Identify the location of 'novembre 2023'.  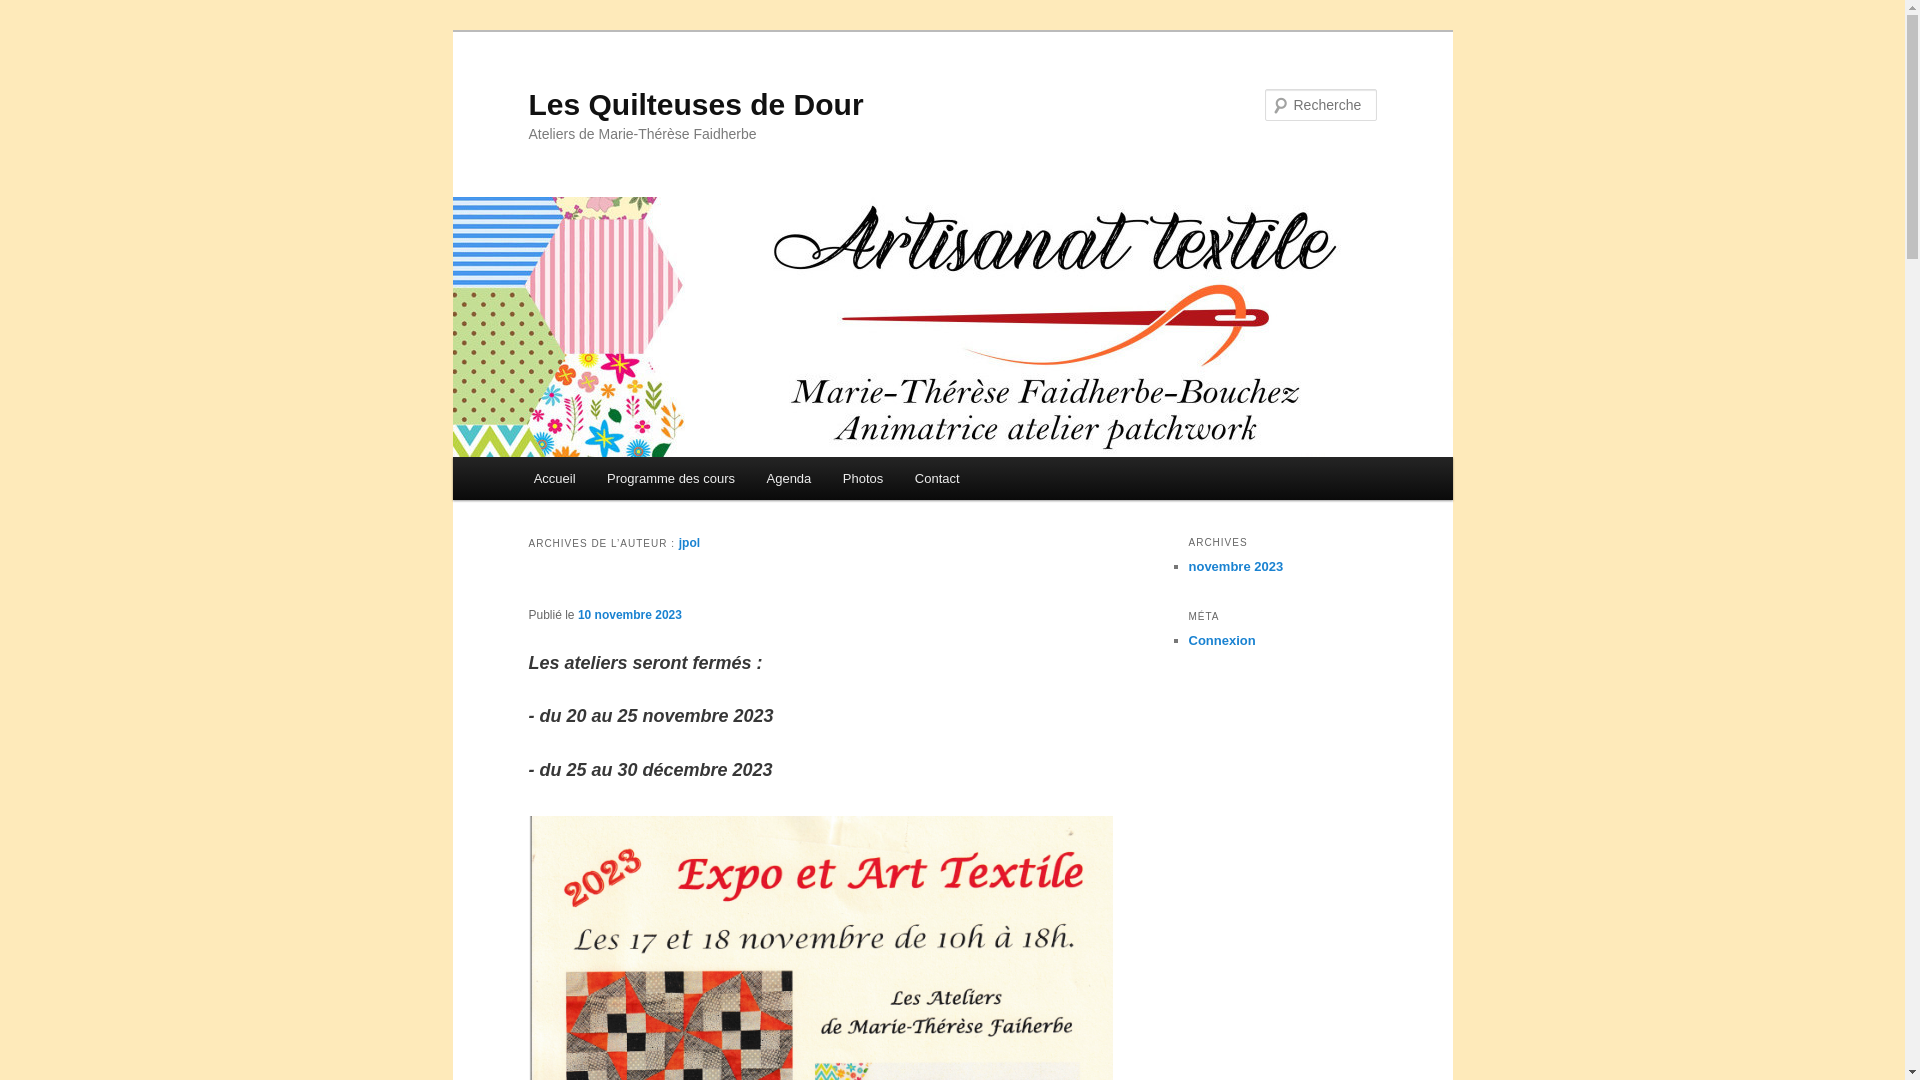
(1234, 566).